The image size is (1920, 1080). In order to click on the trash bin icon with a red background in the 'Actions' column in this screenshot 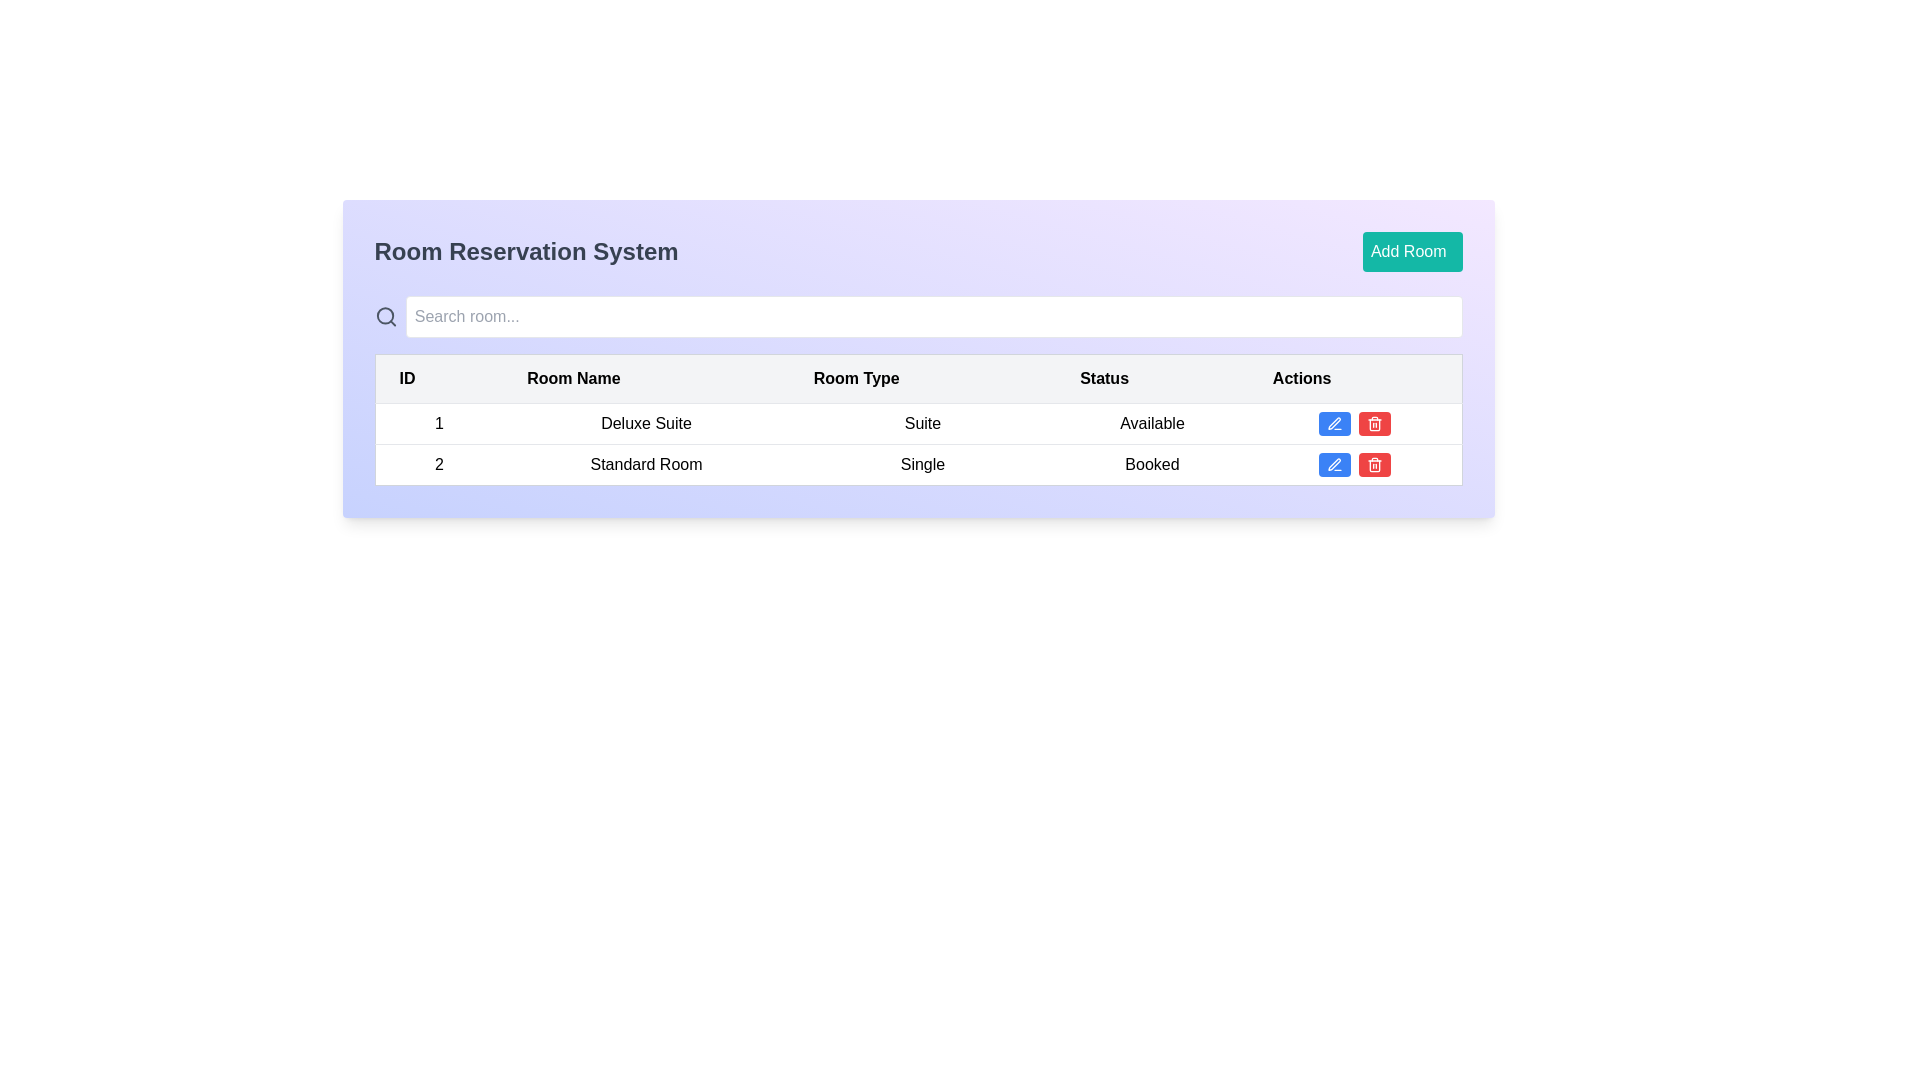, I will do `click(1374, 465)`.